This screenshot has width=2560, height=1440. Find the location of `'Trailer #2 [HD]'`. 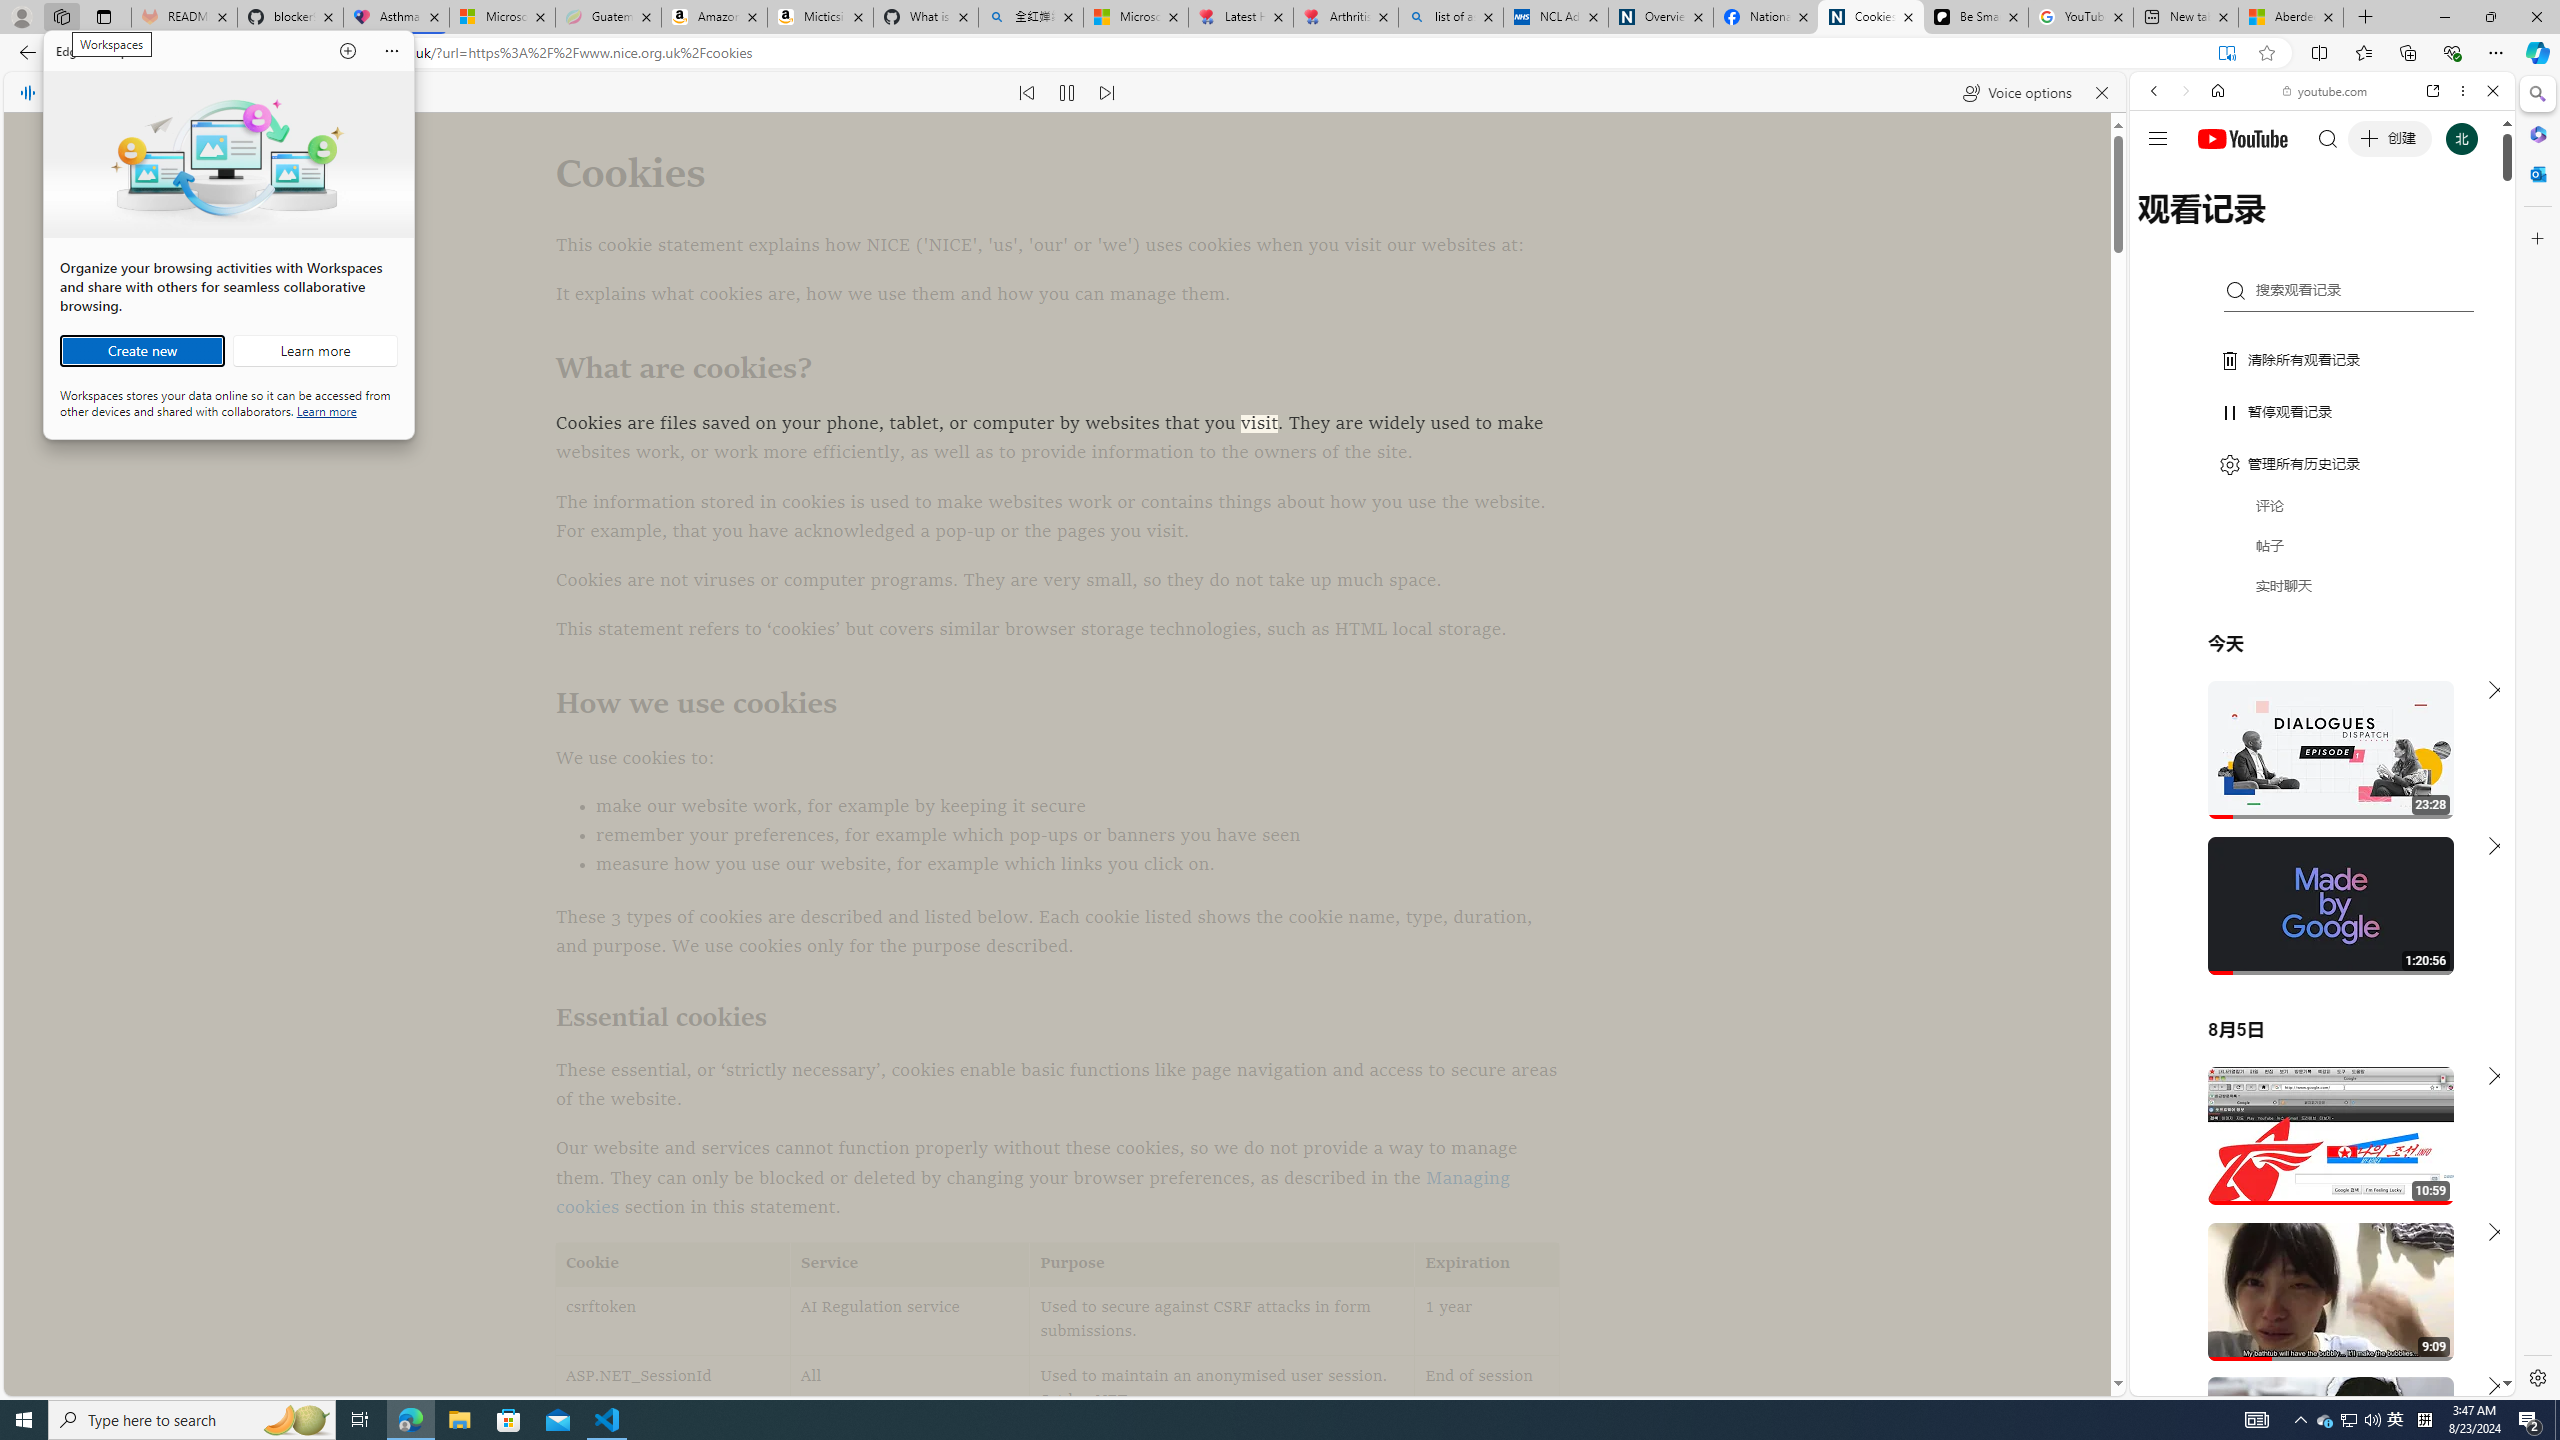

'Trailer #2 [HD]' is located at coordinates (2320, 593).